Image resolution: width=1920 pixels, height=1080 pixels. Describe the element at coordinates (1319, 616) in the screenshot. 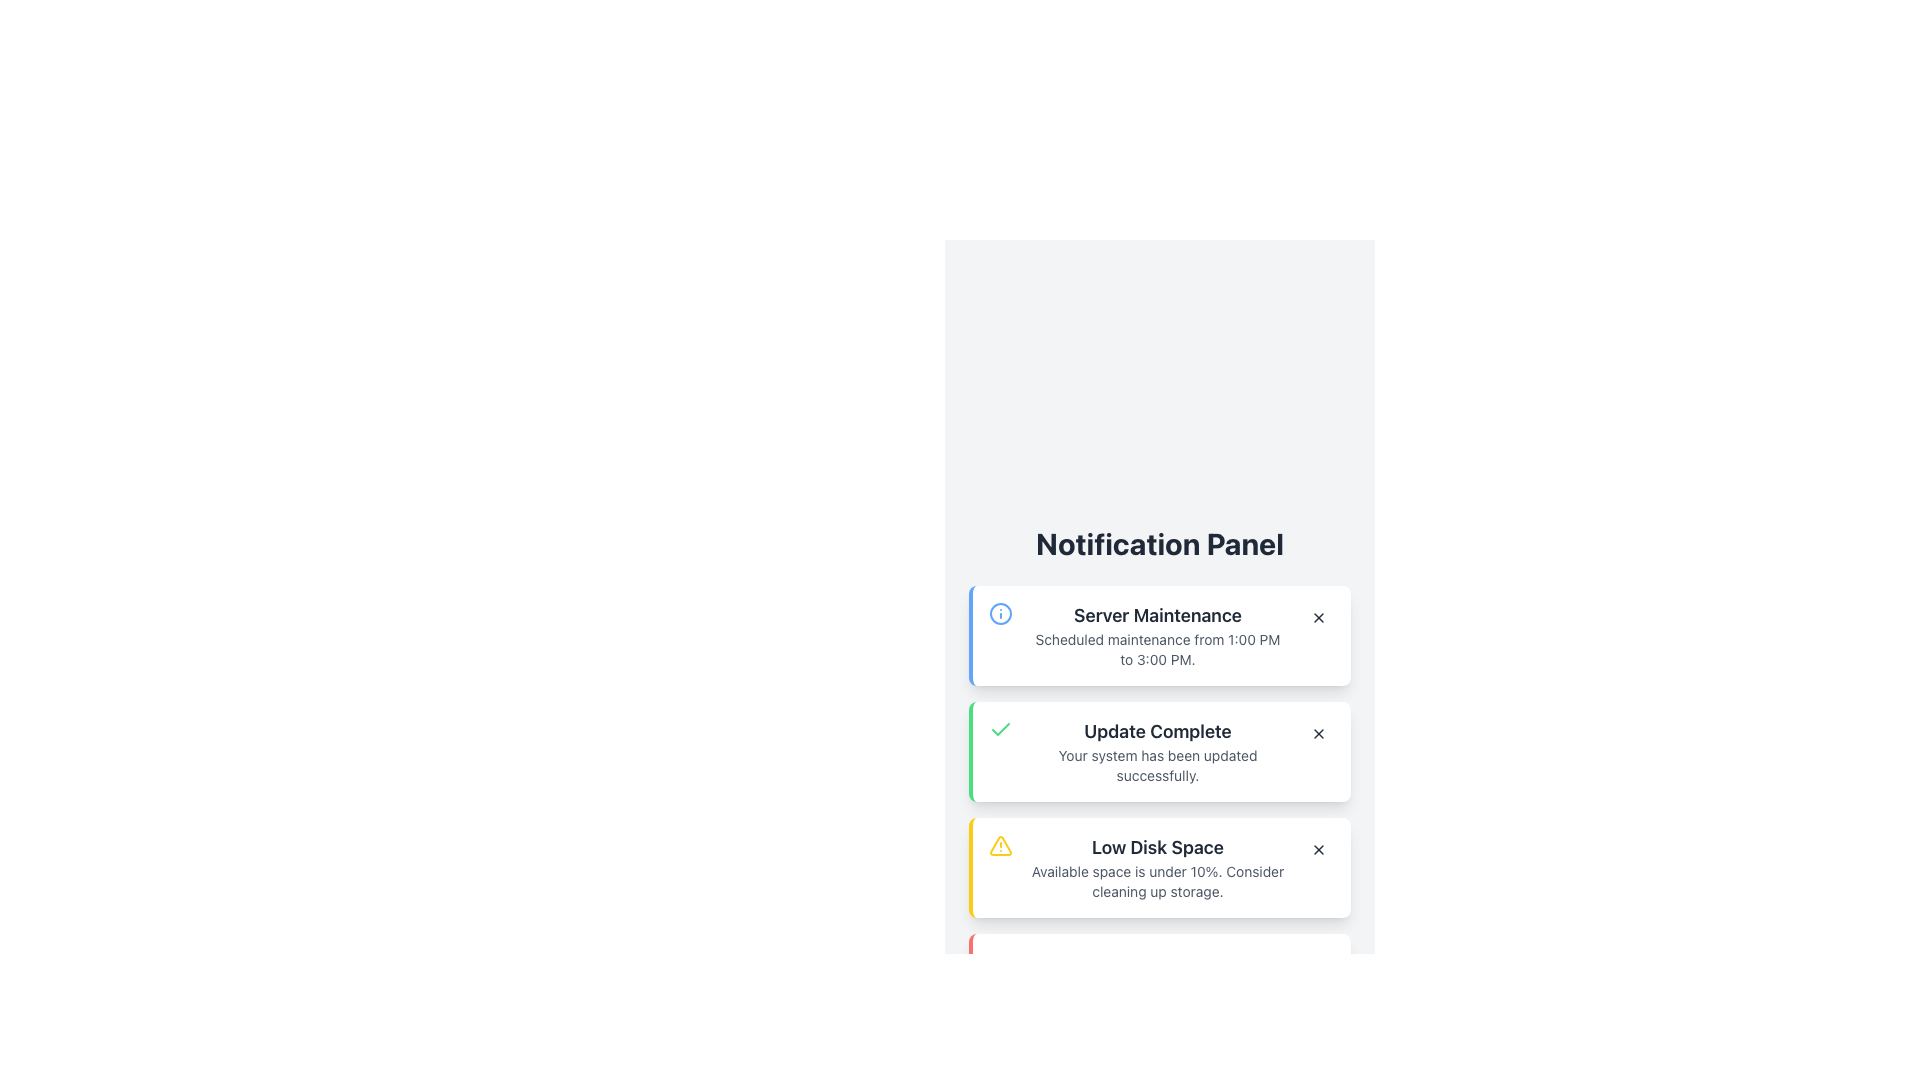

I see `the dismiss icon button located at the top-right corner of the 'Server Maintenance' notification card to clear the notification from the panel` at that location.